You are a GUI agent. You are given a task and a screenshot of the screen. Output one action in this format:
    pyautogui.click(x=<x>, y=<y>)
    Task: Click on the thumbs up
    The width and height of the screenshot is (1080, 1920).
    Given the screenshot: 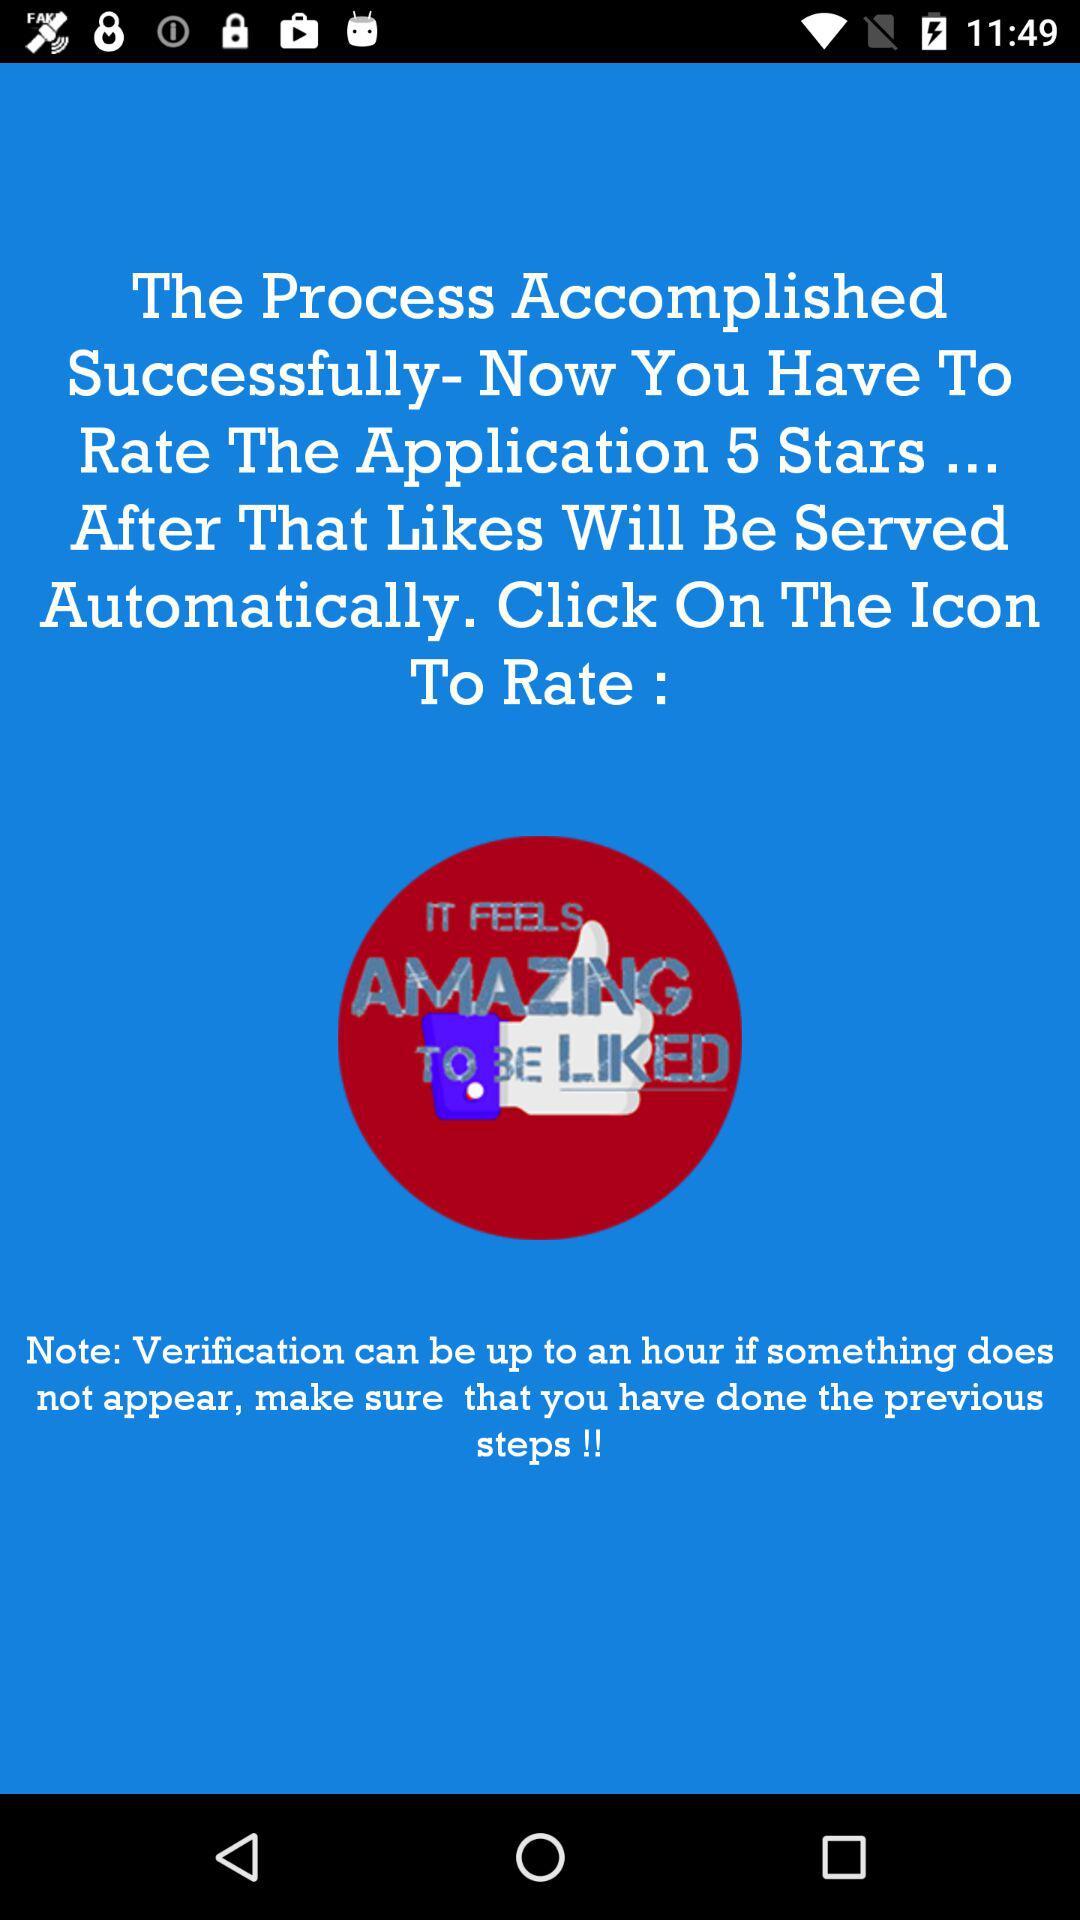 What is the action you would take?
    pyautogui.click(x=540, y=1038)
    